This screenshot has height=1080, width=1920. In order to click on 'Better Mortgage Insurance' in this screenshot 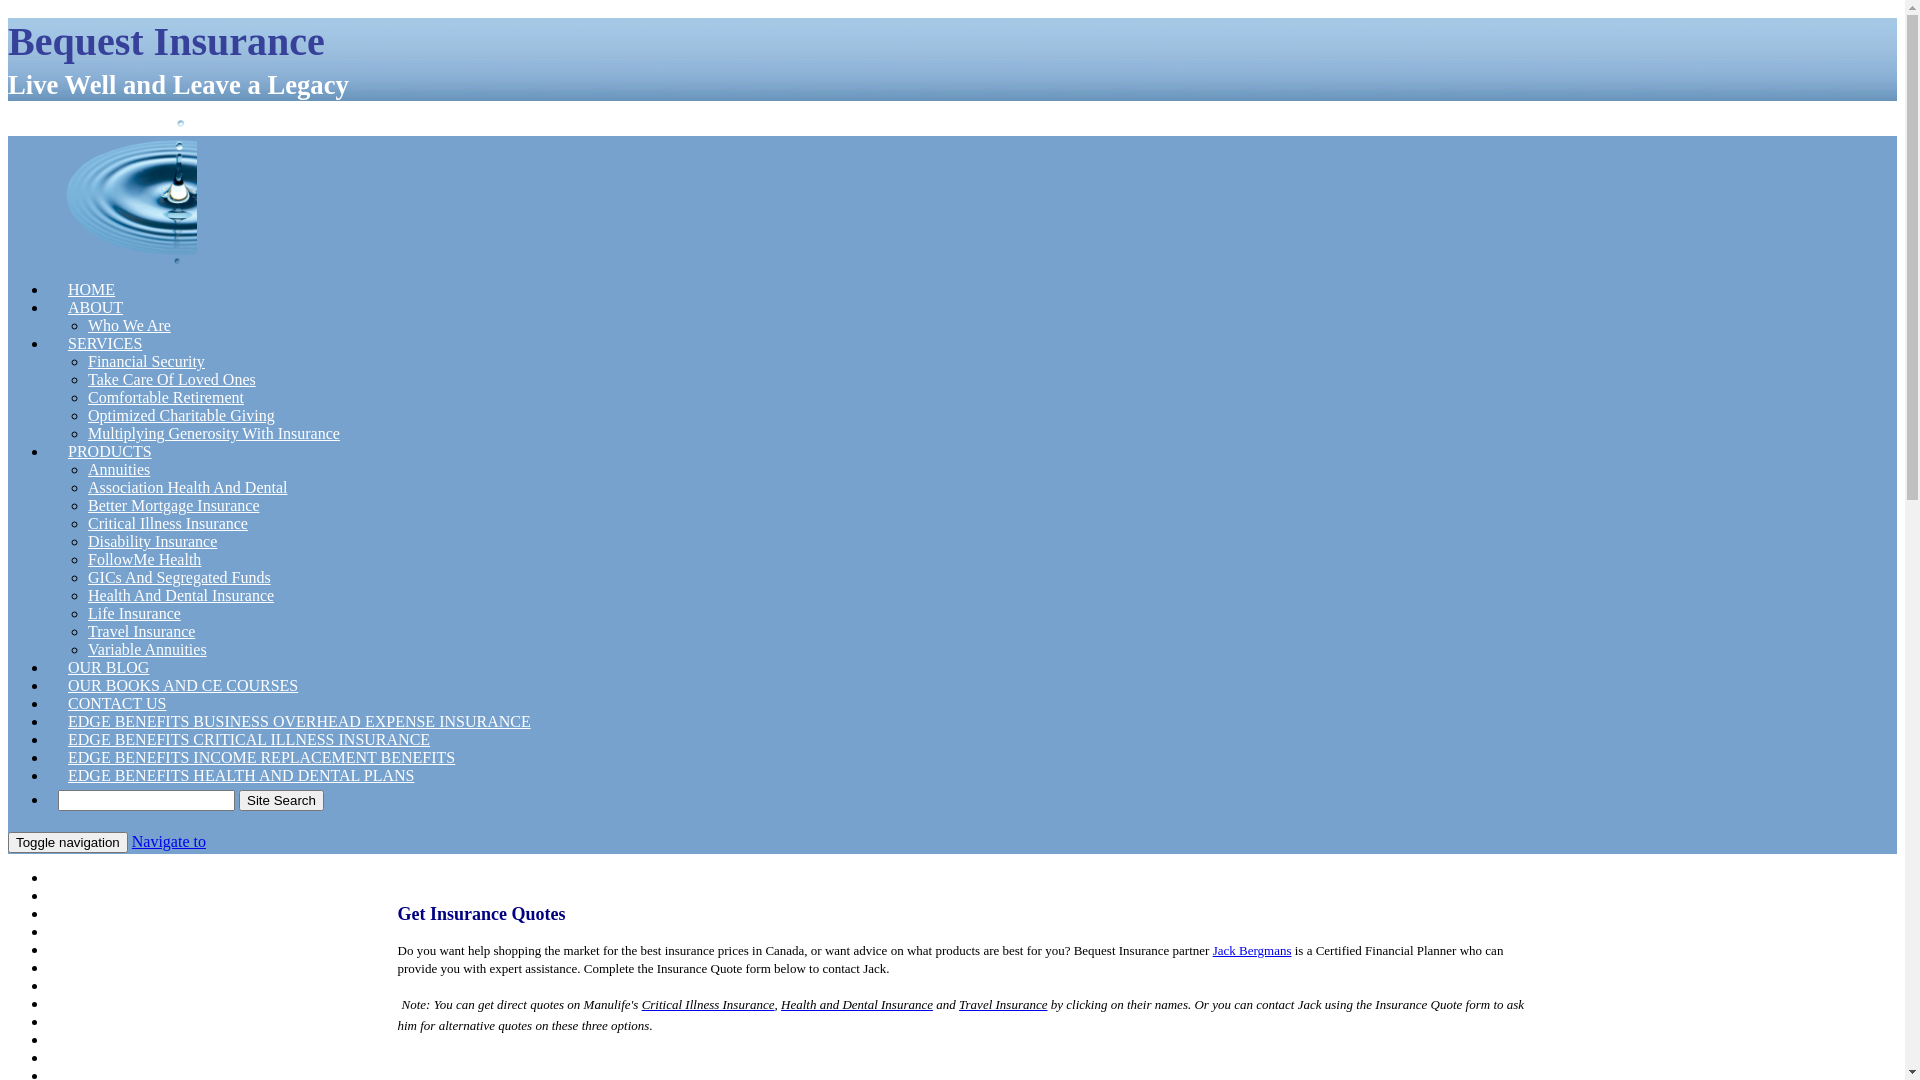, I will do `click(86, 504)`.